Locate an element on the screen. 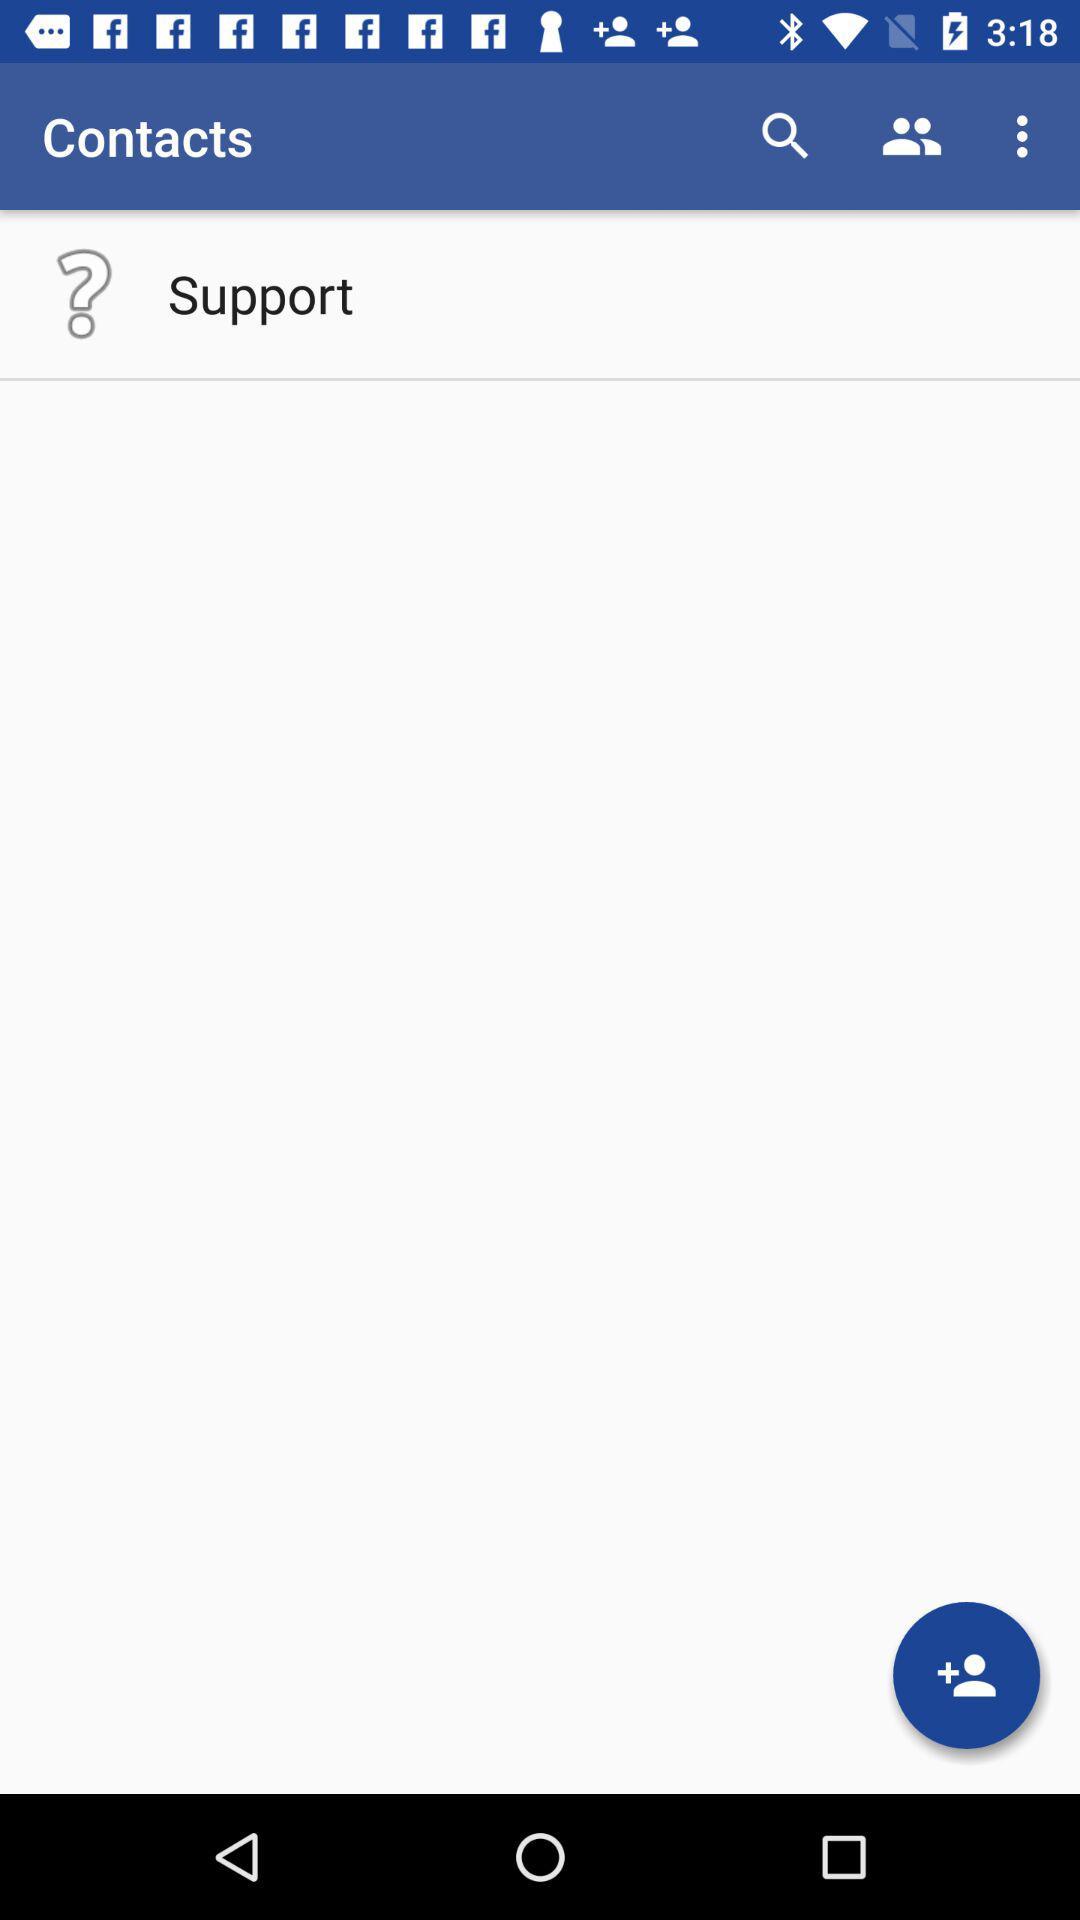 This screenshot has height=1920, width=1080. the app below the contacts app is located at coordinates (260, 292).